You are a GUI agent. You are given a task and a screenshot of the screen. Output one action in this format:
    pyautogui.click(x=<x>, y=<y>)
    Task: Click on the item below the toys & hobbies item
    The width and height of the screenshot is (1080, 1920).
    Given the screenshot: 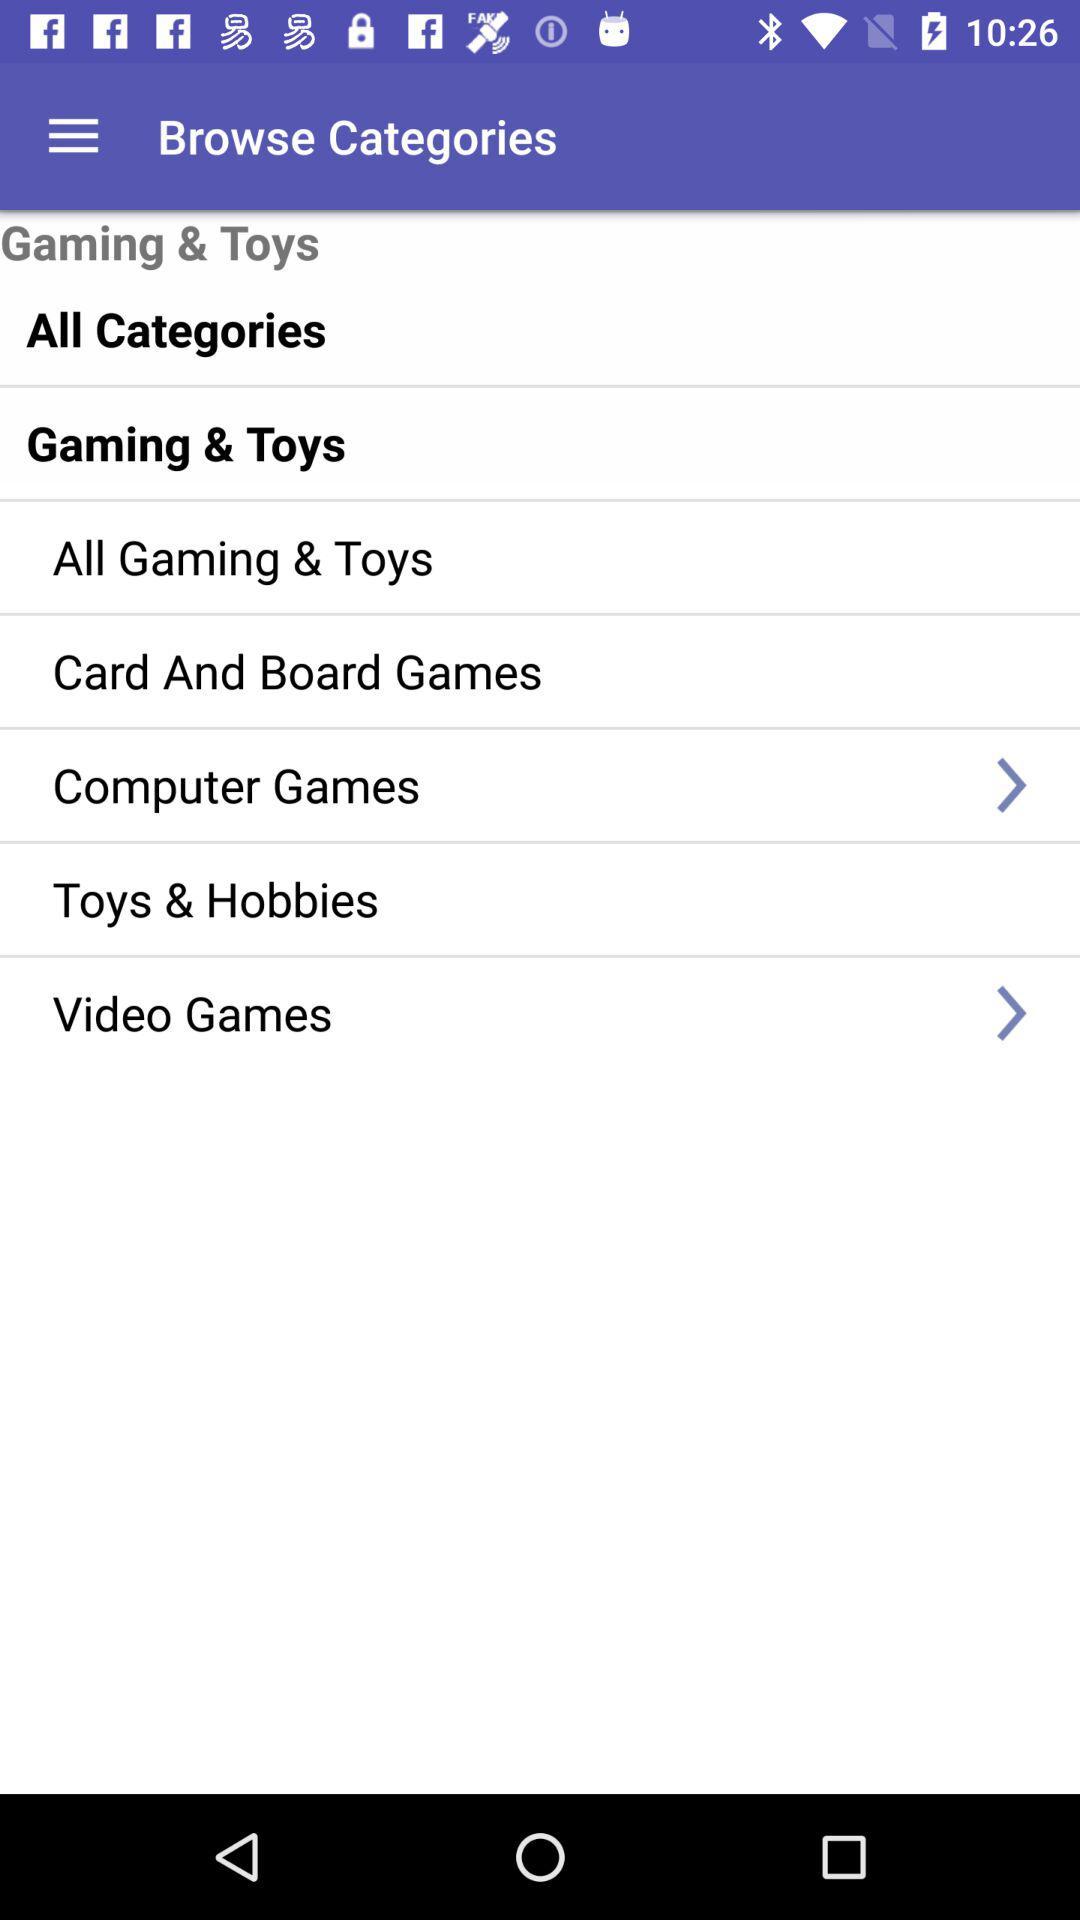 What is the action you would take?
    pyautogui.click(x=510, y=1012)
    